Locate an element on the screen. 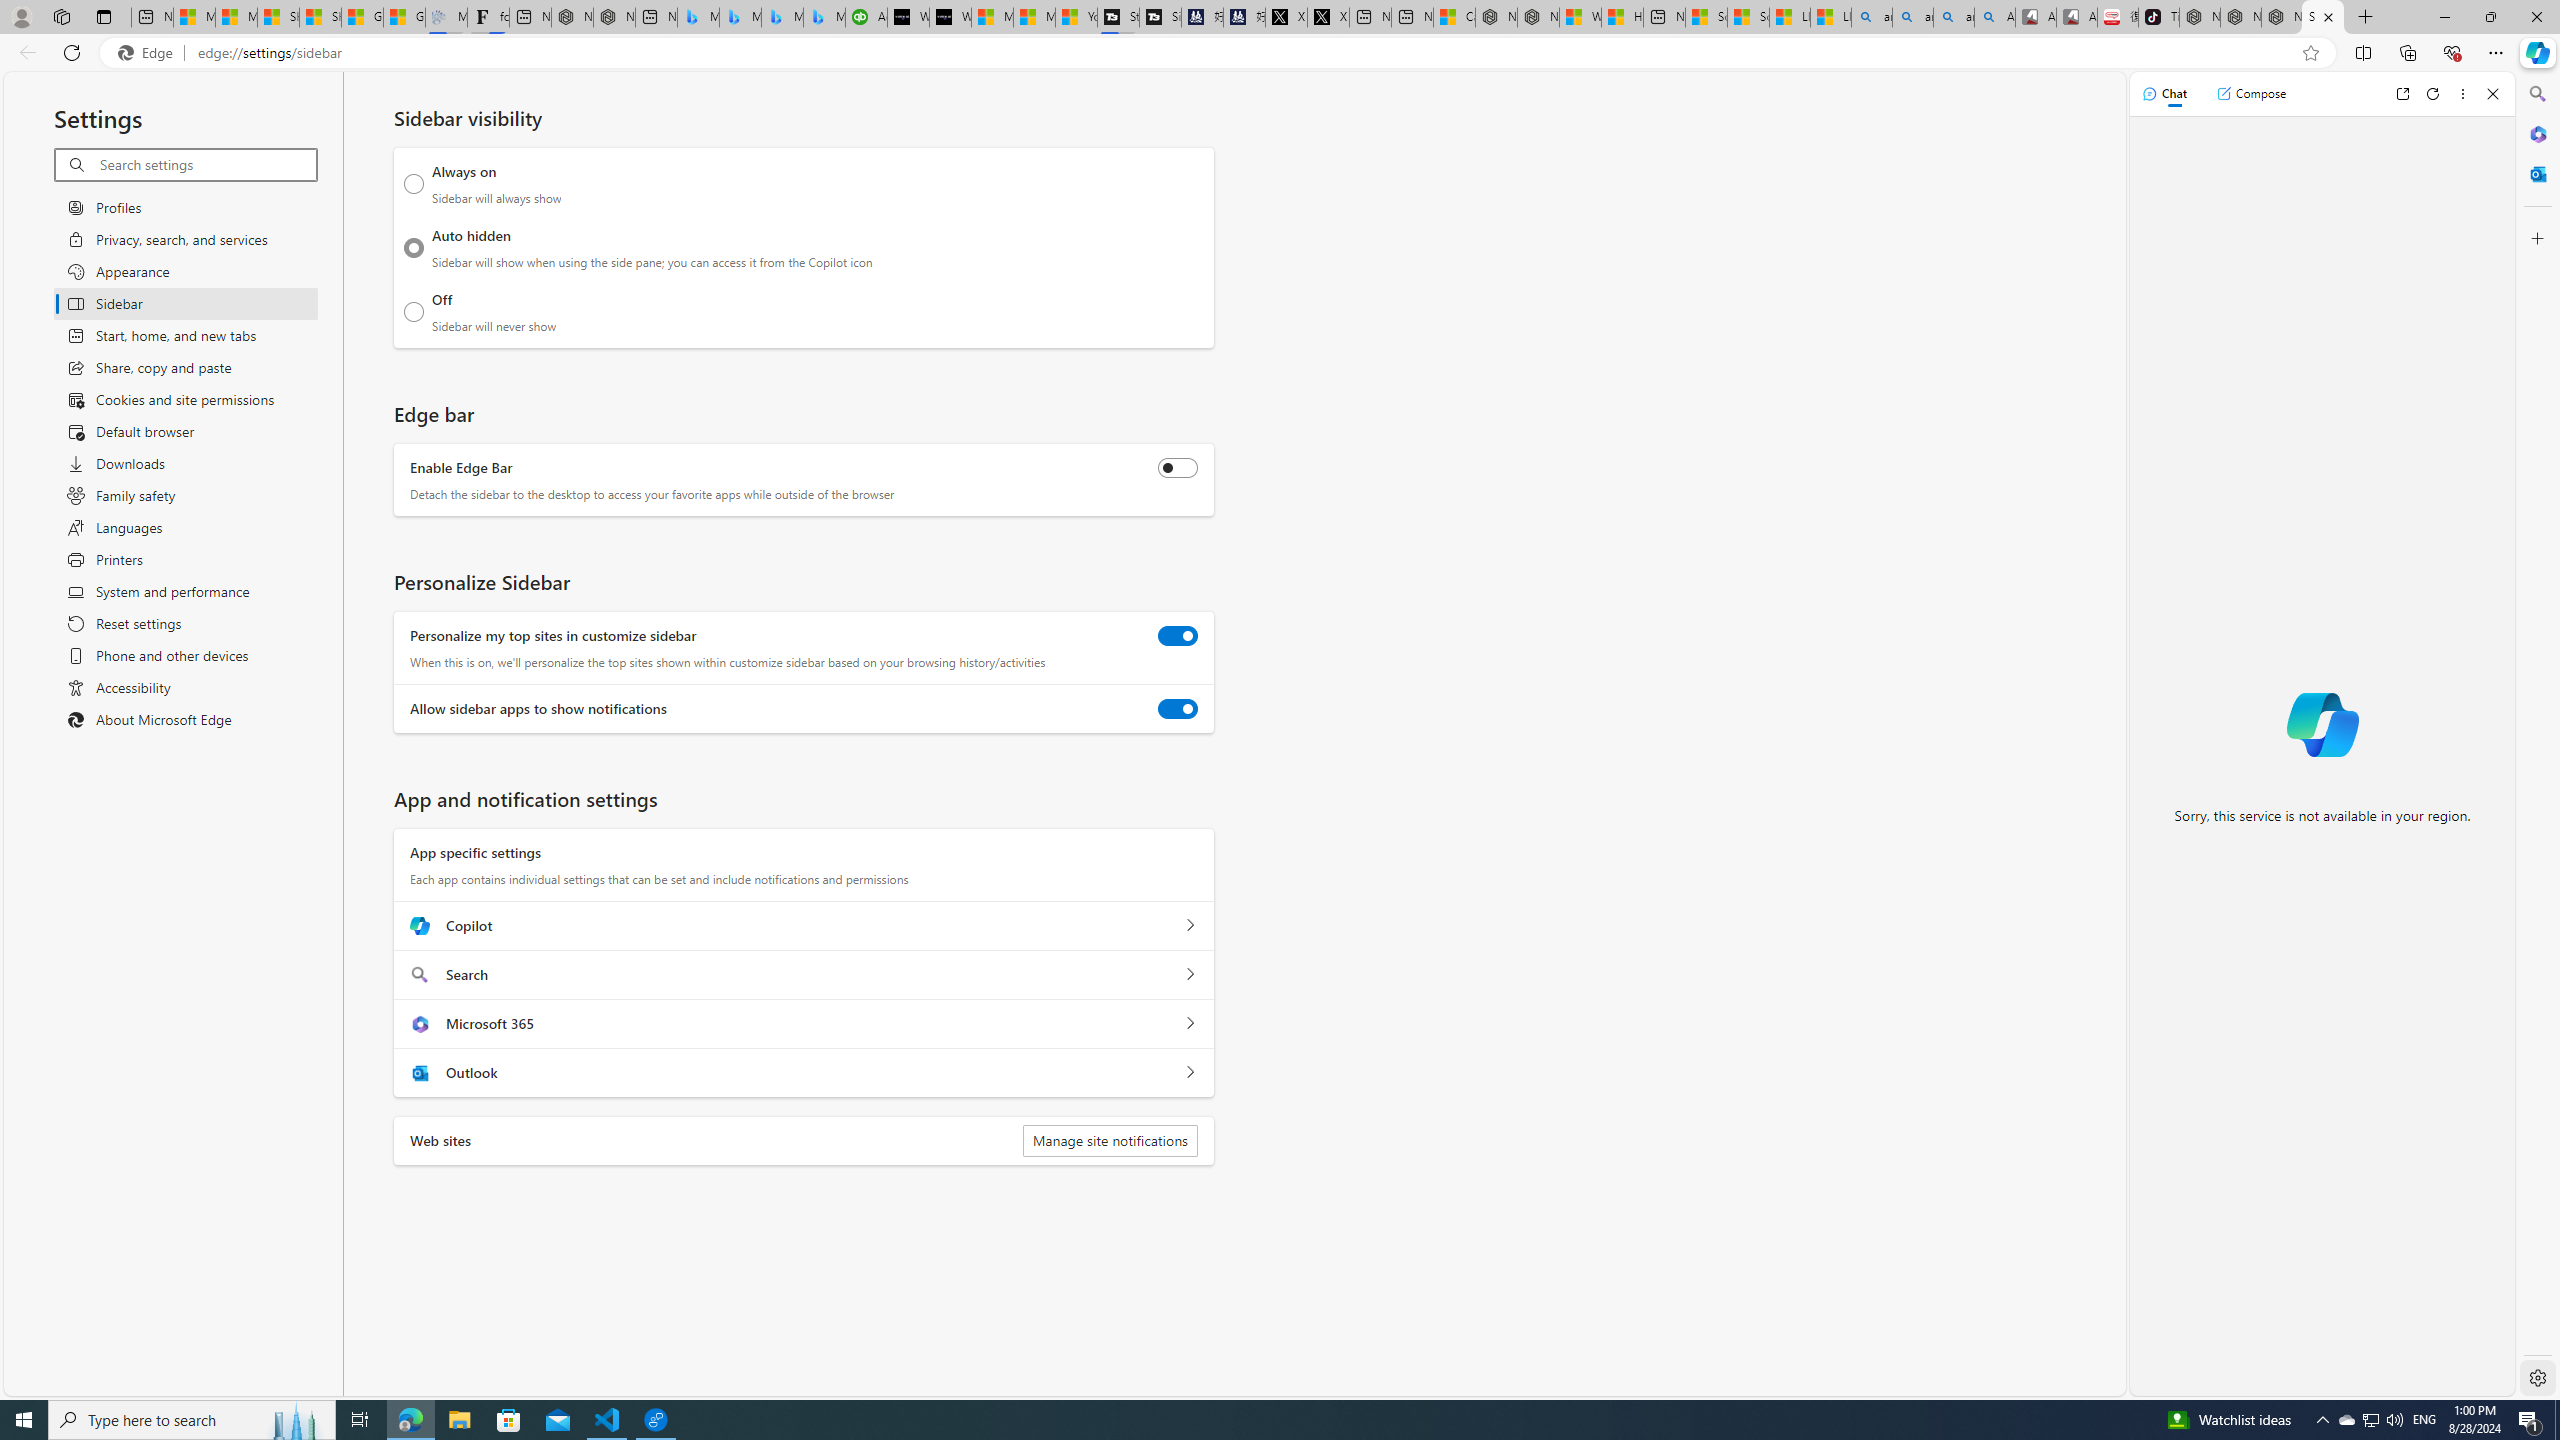  'Manage site notifications' is located at coordinates (1108, 1140).